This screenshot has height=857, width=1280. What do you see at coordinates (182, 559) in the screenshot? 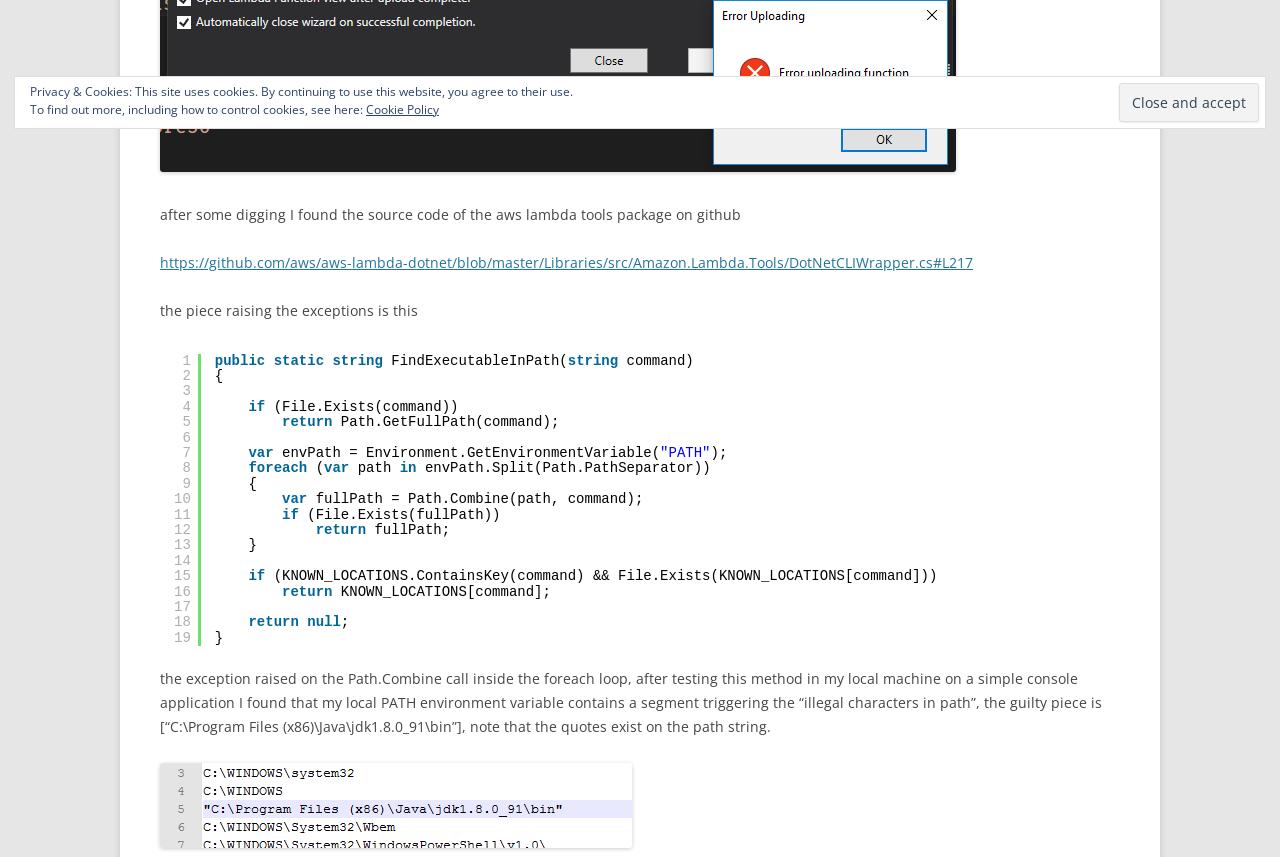
I see `'14'` at bounding box center [182, 559].